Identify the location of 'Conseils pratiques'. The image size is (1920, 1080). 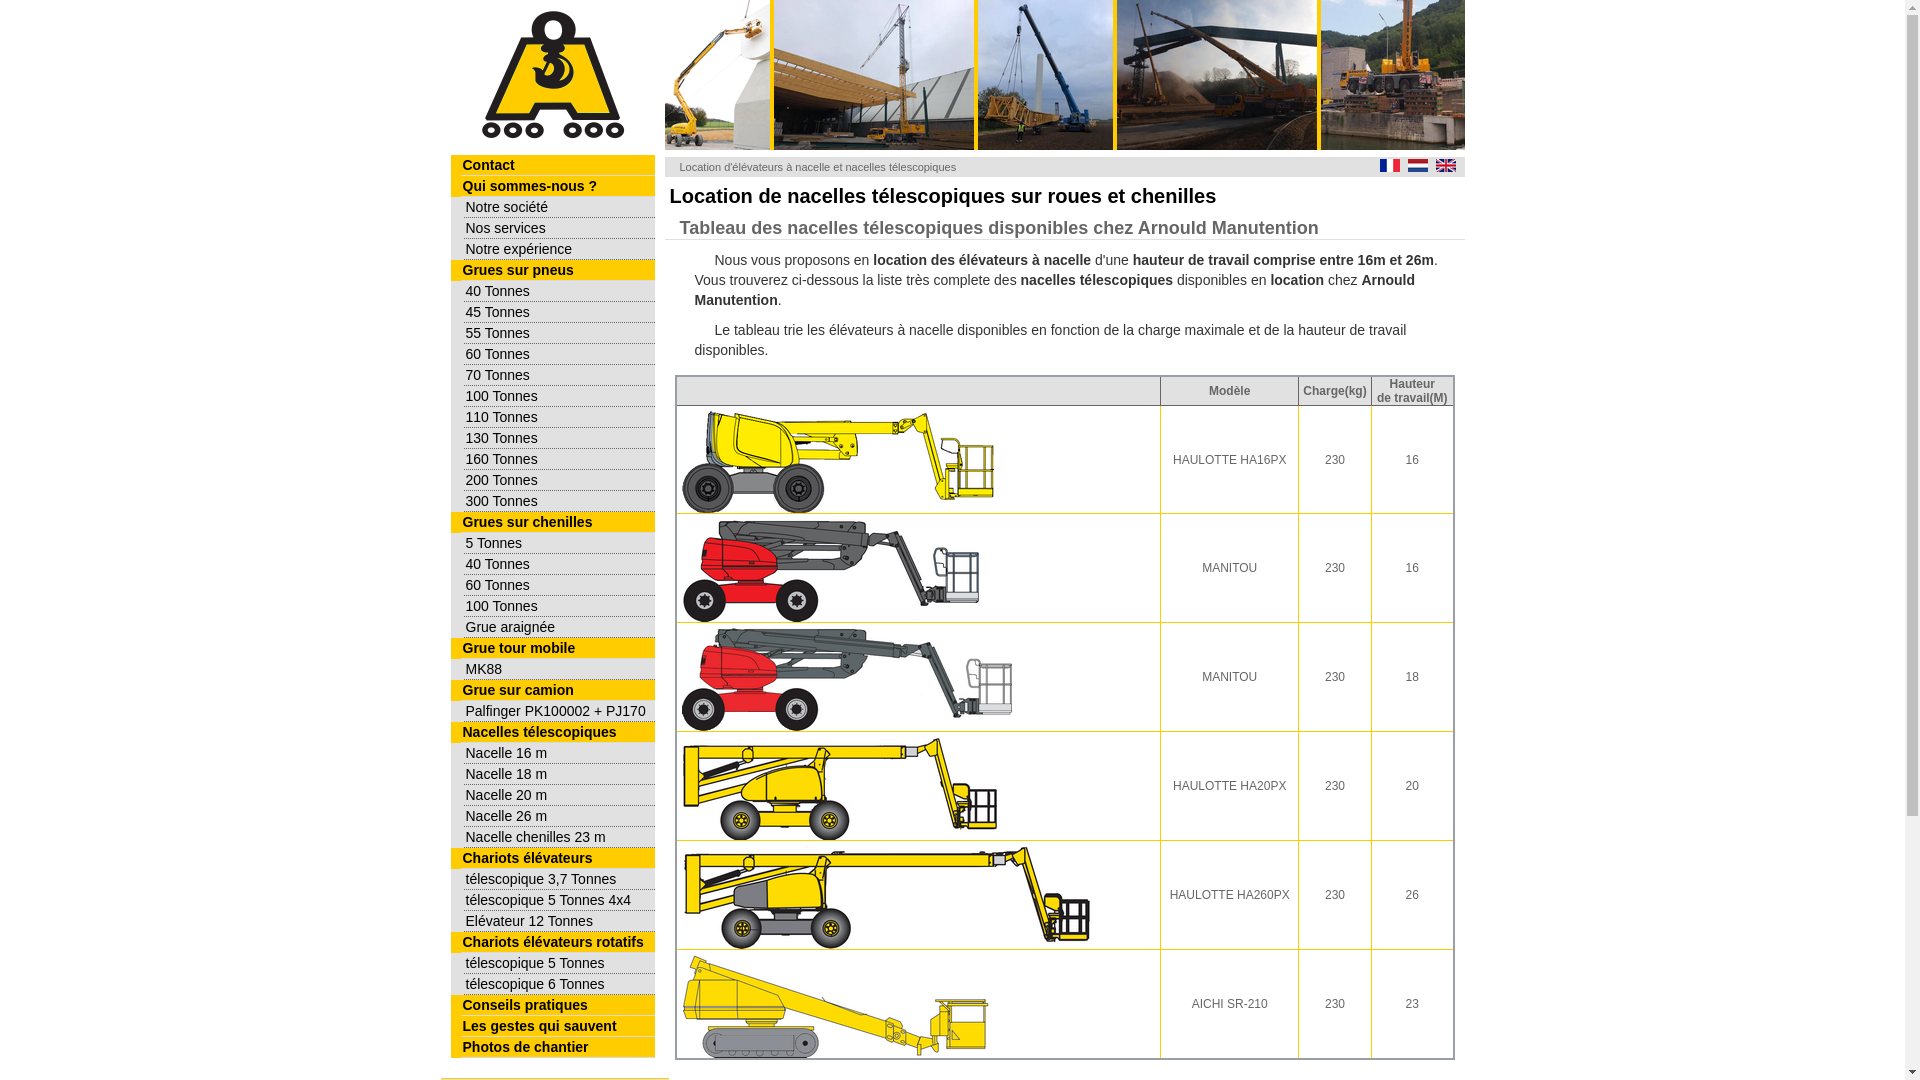
(556, 1005).